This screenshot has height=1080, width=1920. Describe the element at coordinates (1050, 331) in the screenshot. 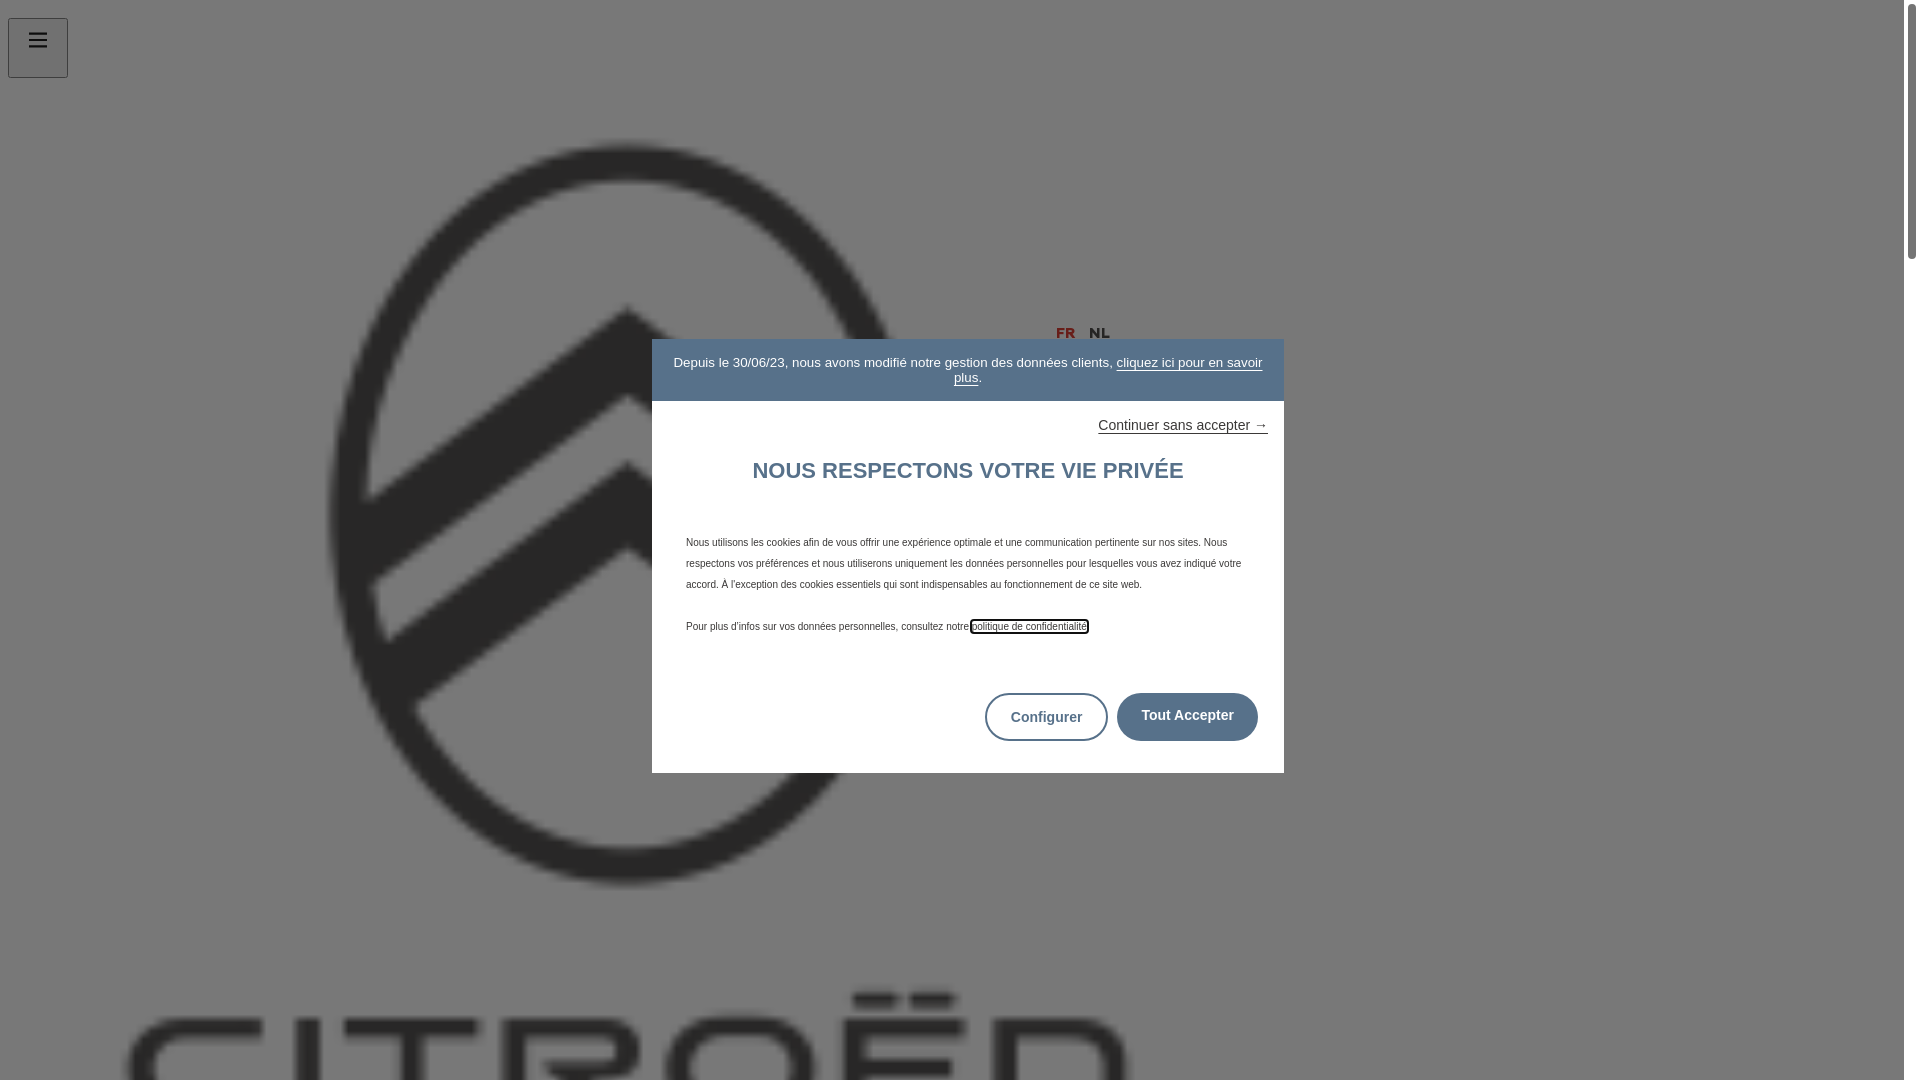

I see `'FR'` at that location.